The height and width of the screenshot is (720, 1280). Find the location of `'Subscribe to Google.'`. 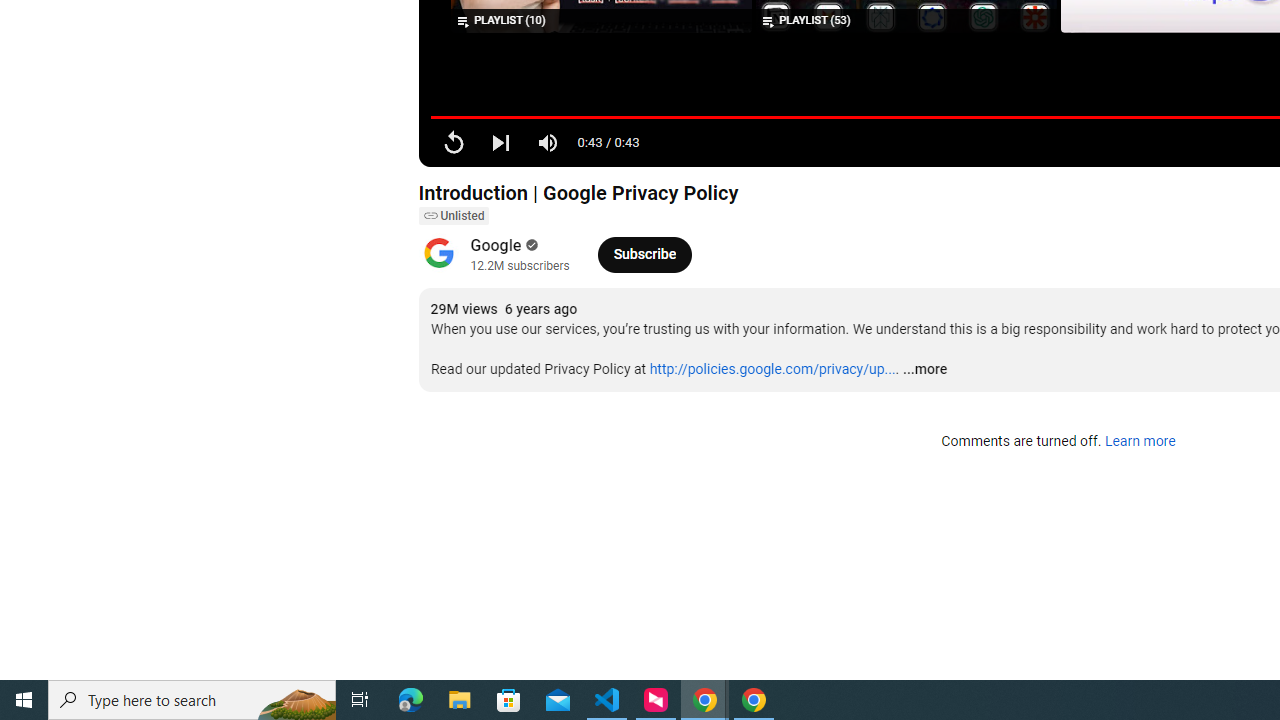

'Subscribe to Google.' is located at coordinates (644, 253).